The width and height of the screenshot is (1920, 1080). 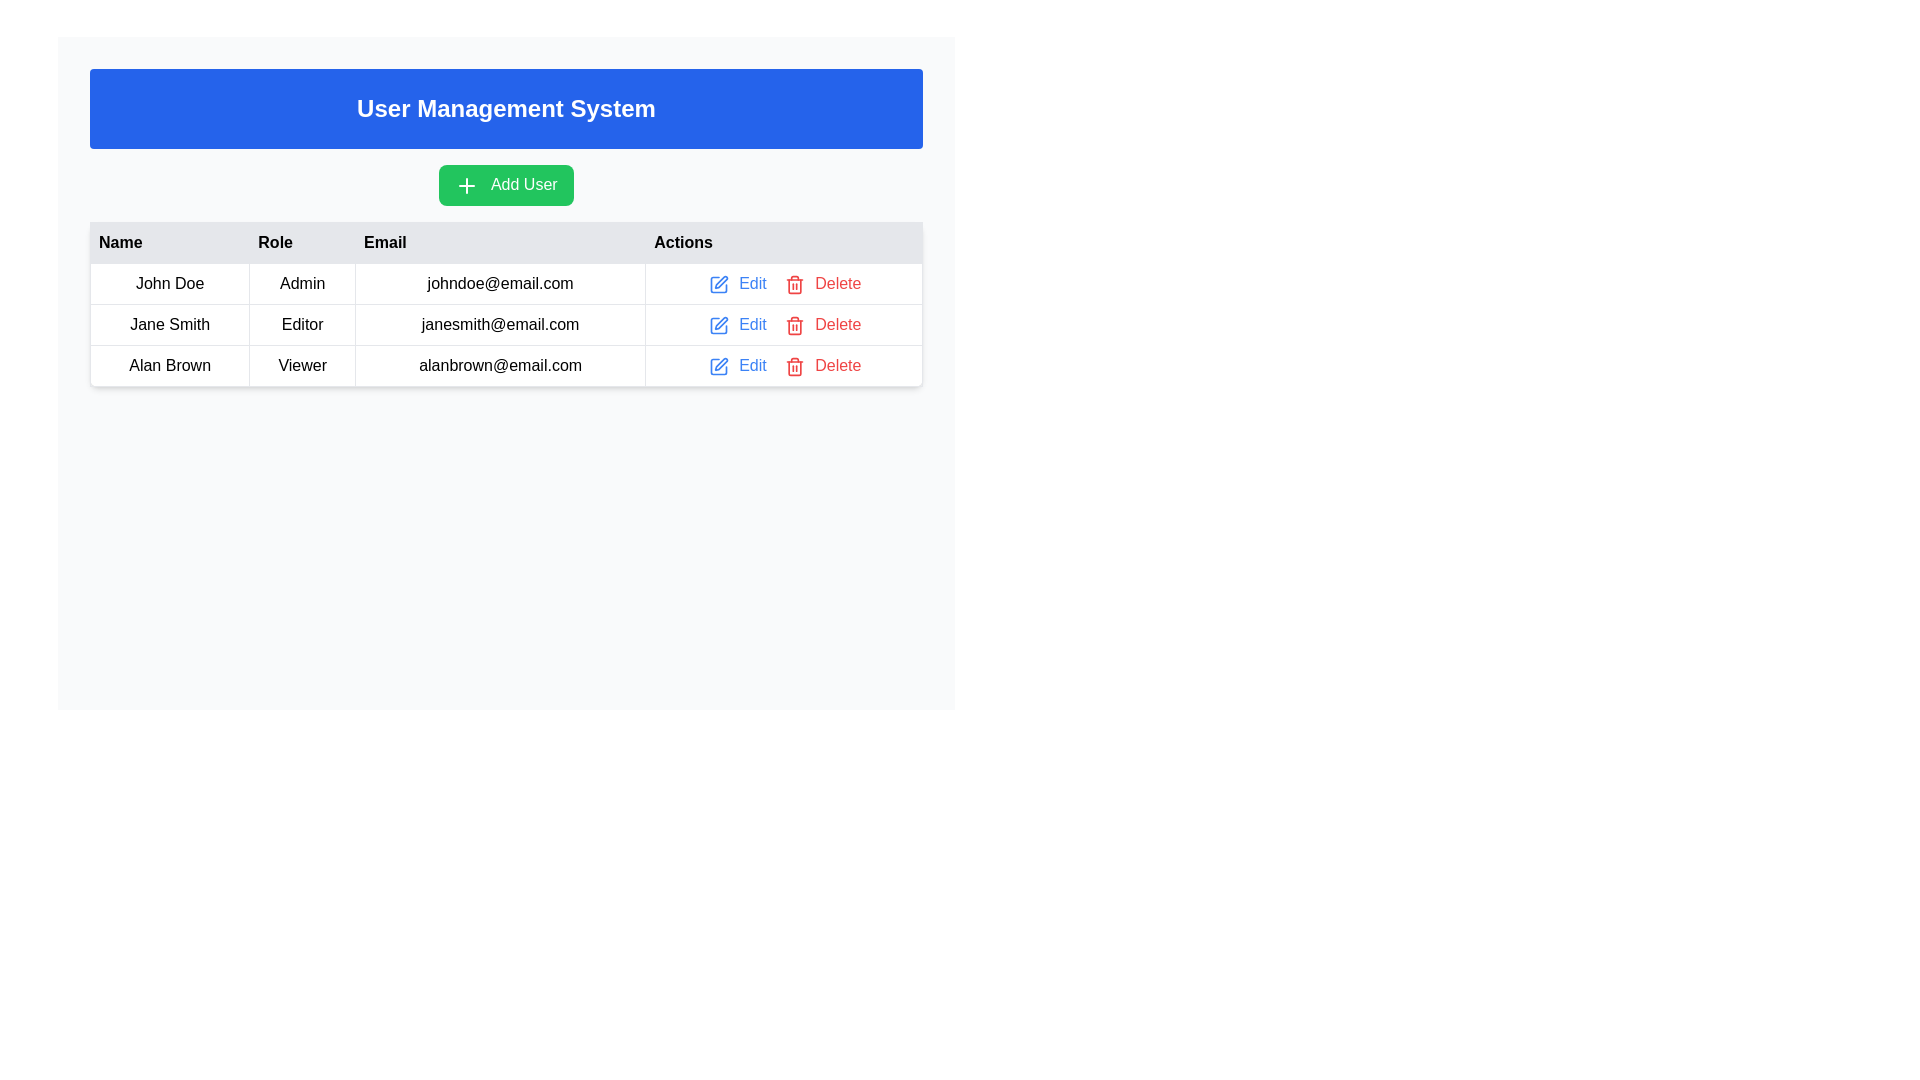 I want to click on the square outline of the 'Edit' icon in the 'Actions' column for user 'Jane Smith', so click(x=718, y=324).